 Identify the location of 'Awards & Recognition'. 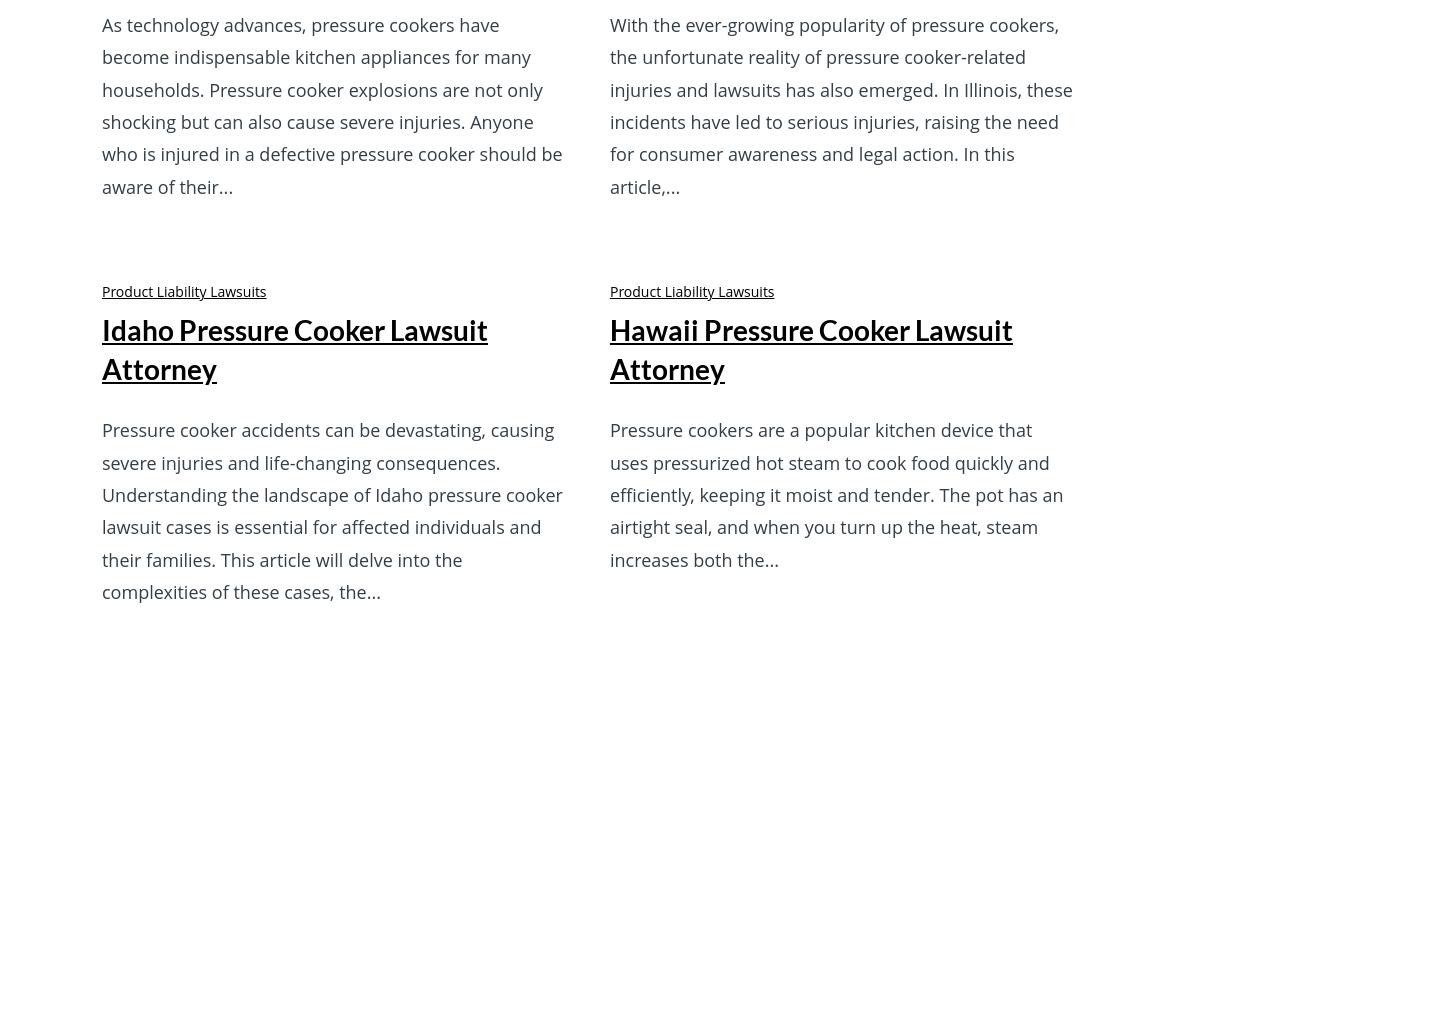
(483, 664).